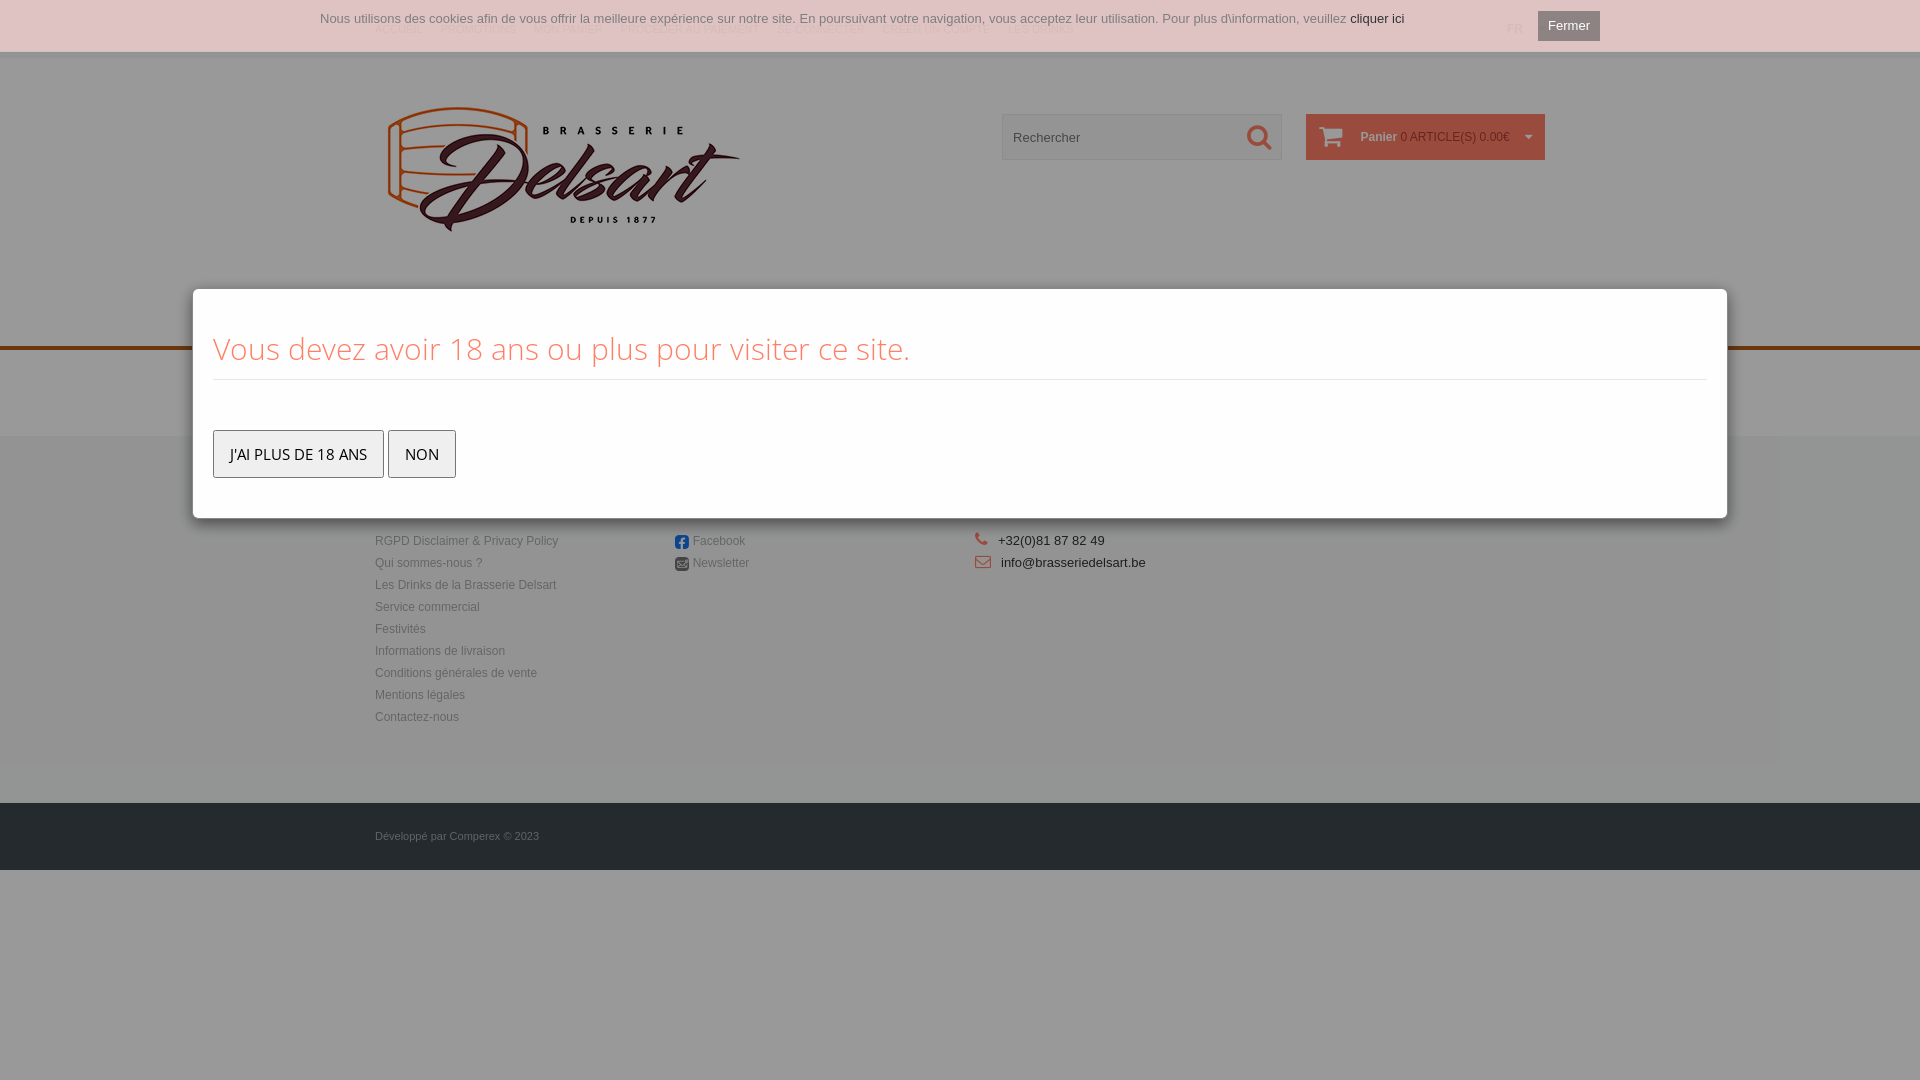 Image resolution: width=1920 pixels, height=1080 pixels. I want to click on 'info@brasseriedelsart.be', so click(1072, 562).